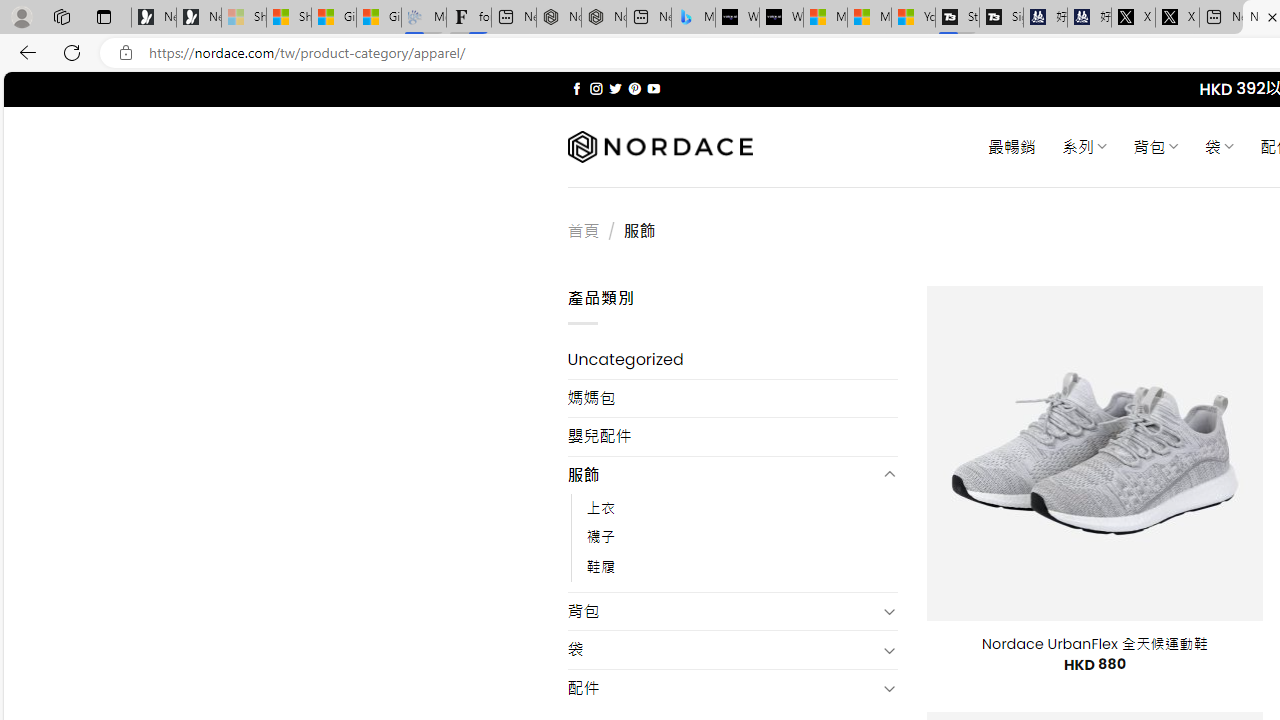 The width and height of the screenshot is (1280, 720). Describe the element at coordinates (731, 360) in the screenshot. I see `'Uncategorized'` at that location.